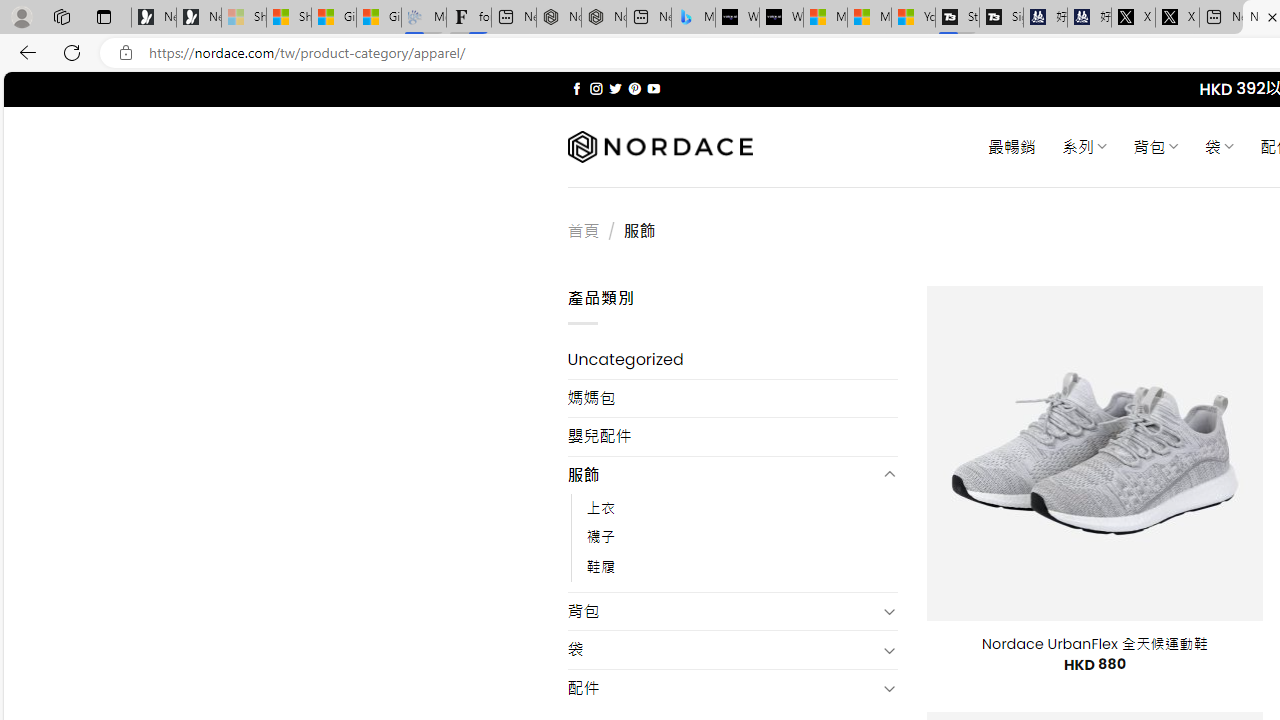 The width and height of the screenshot is (1280, 720). Describe the element at coordinates (731, 360) in the screenshot. I see `'Uncategorized'` at that location.